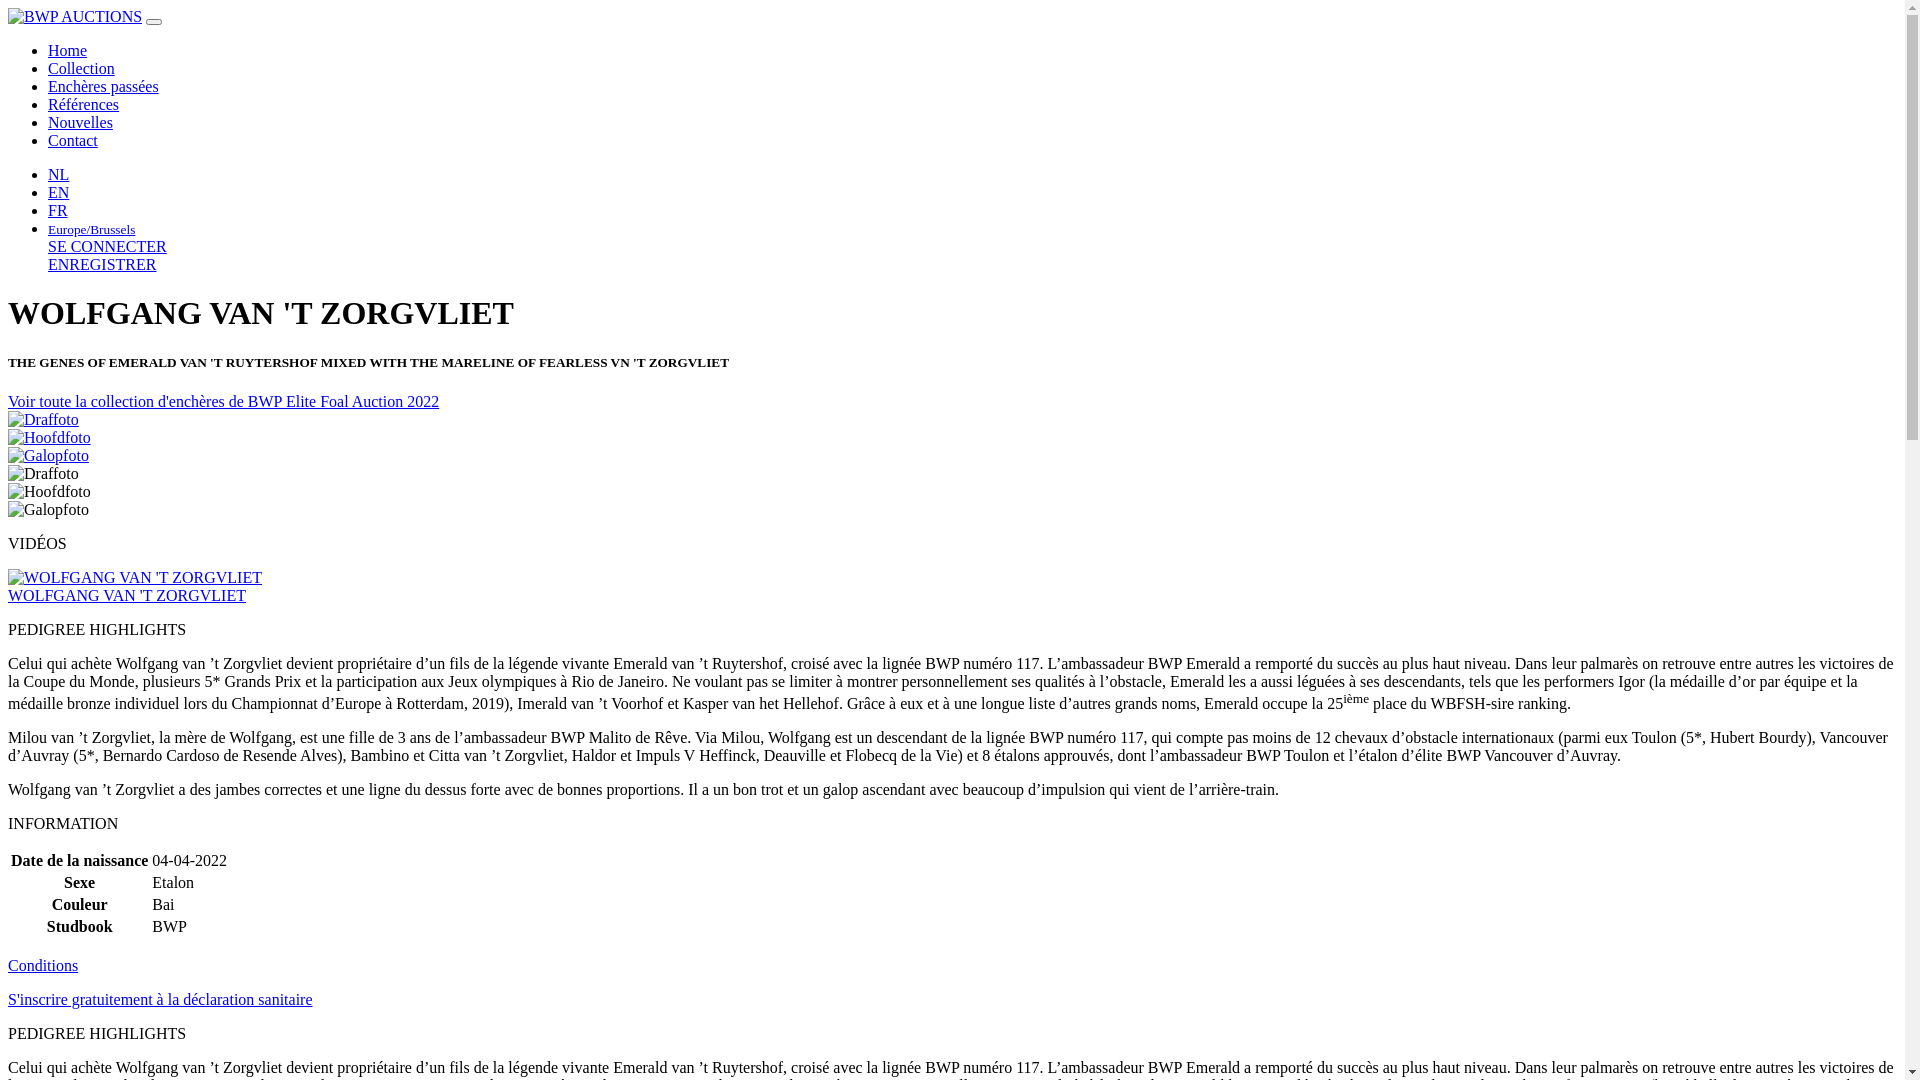 The height and width of the screenshot is (1080, 1920). Describe the element at coordinates (48, 227) in the screenshot. I see `'Europe/Brussels'` at that location.